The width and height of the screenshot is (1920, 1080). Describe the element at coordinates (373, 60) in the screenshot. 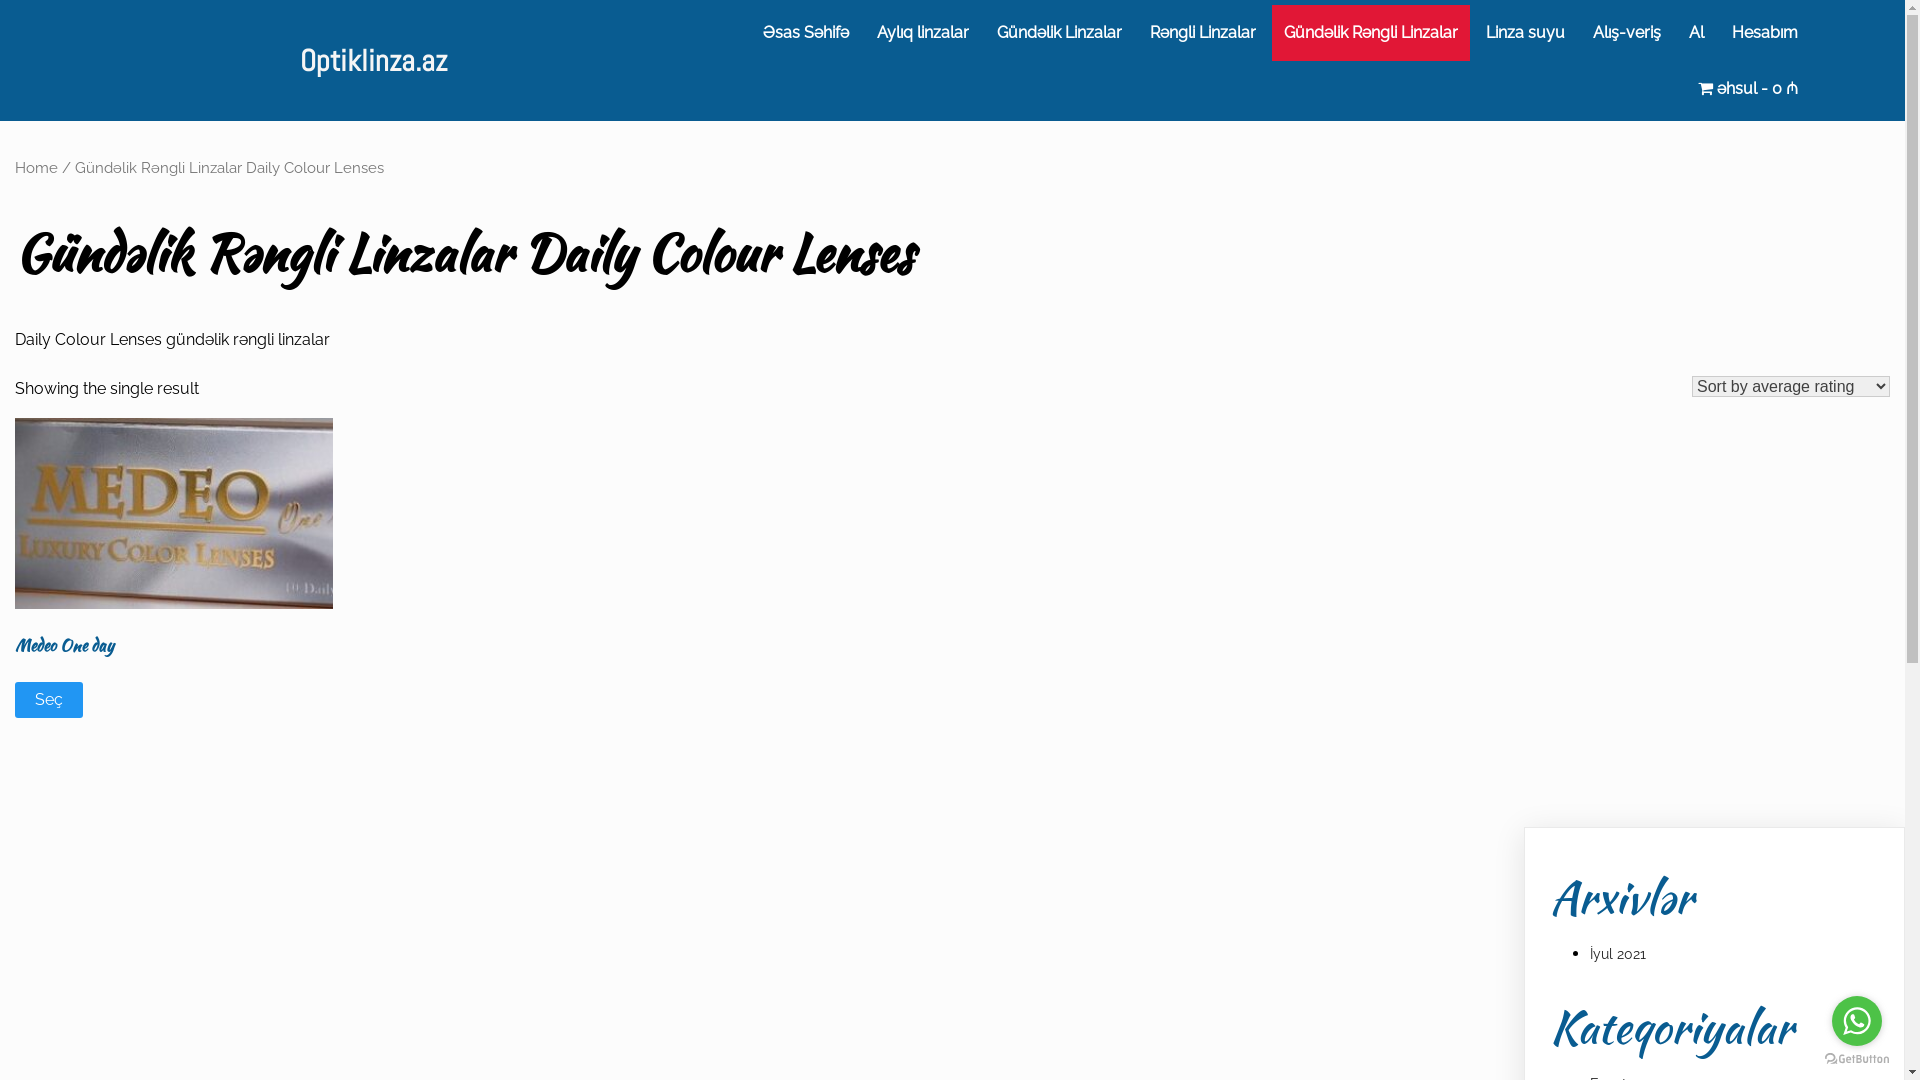

I see `'Optiklinza.az'` at that location.